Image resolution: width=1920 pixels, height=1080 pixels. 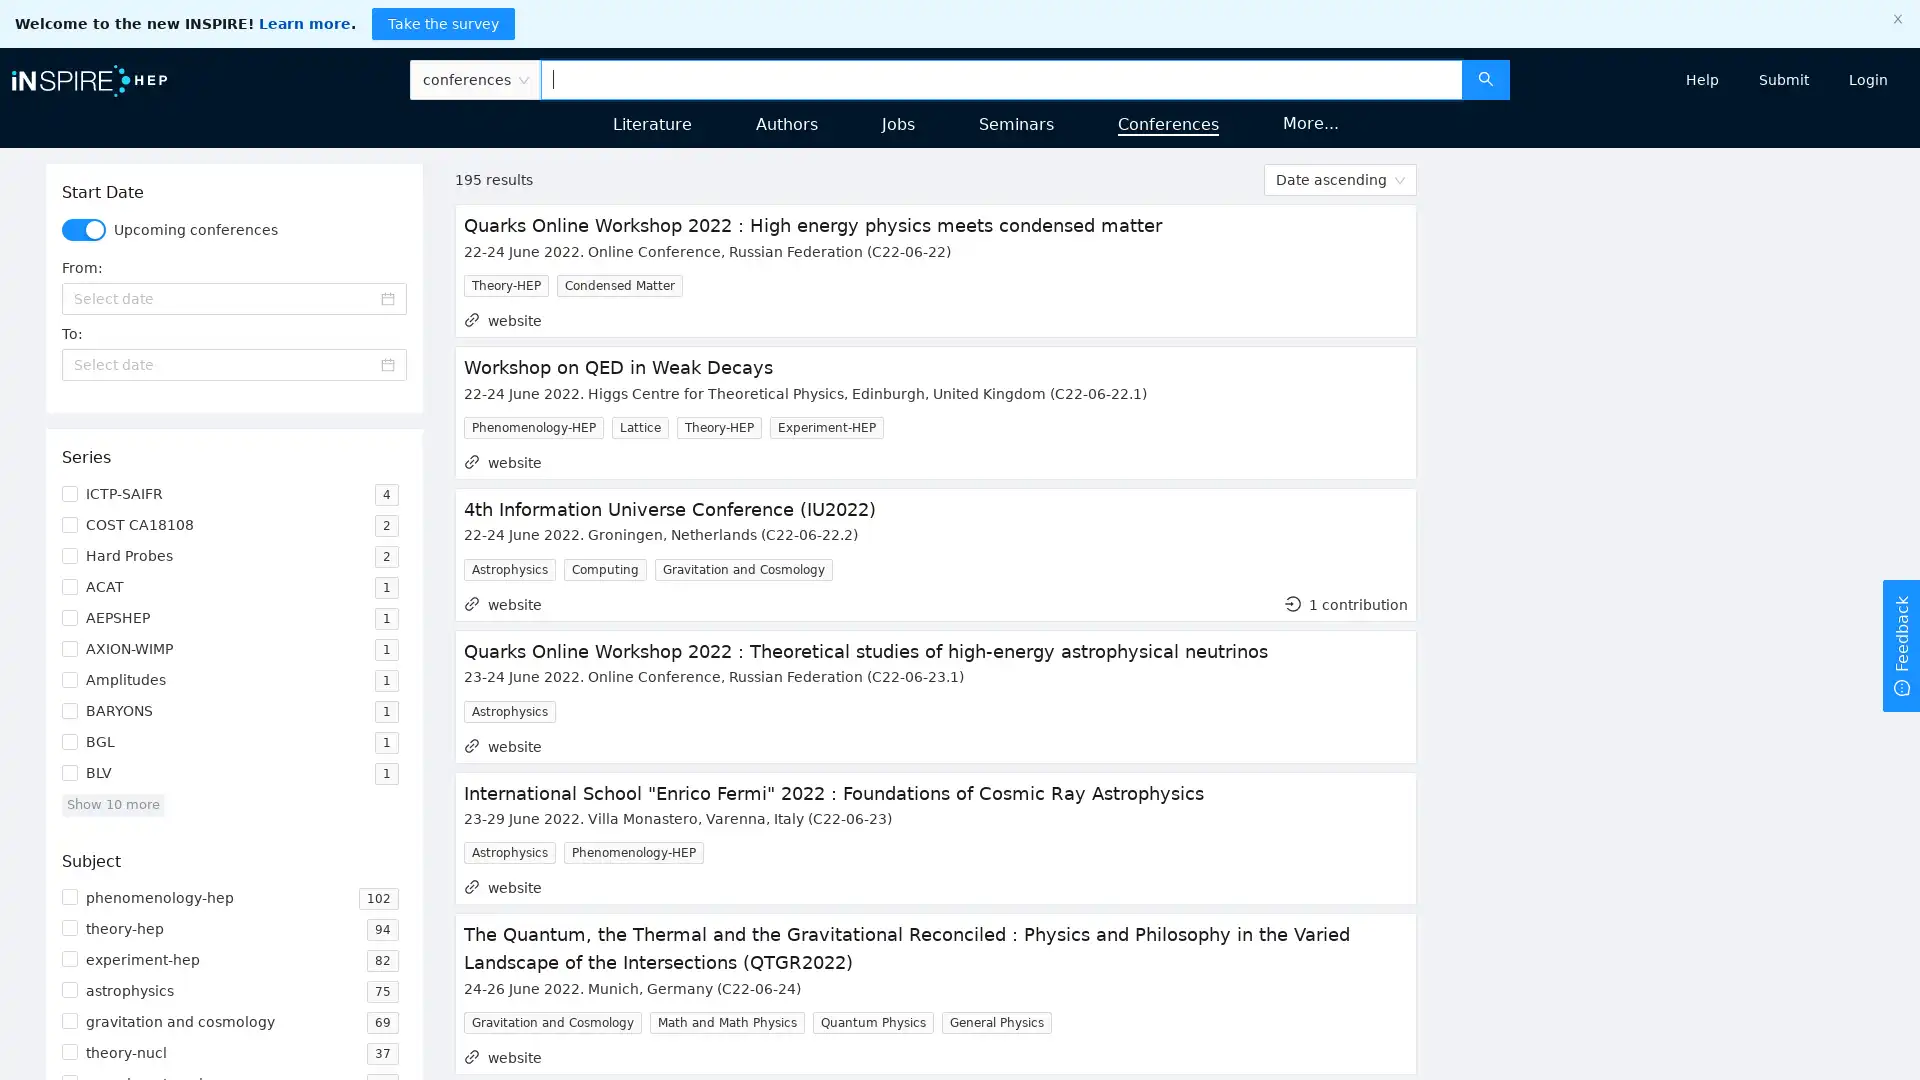 I want to click on close, so click(x=1896, y=19).